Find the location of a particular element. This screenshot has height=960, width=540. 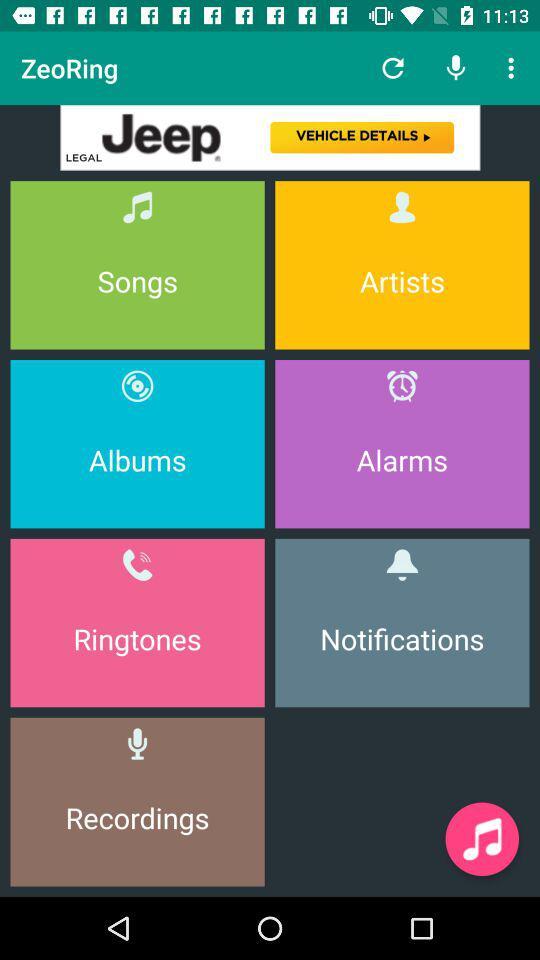

the 3 vertical dots at the top right corner of the page is located at coordinates (514, 68).